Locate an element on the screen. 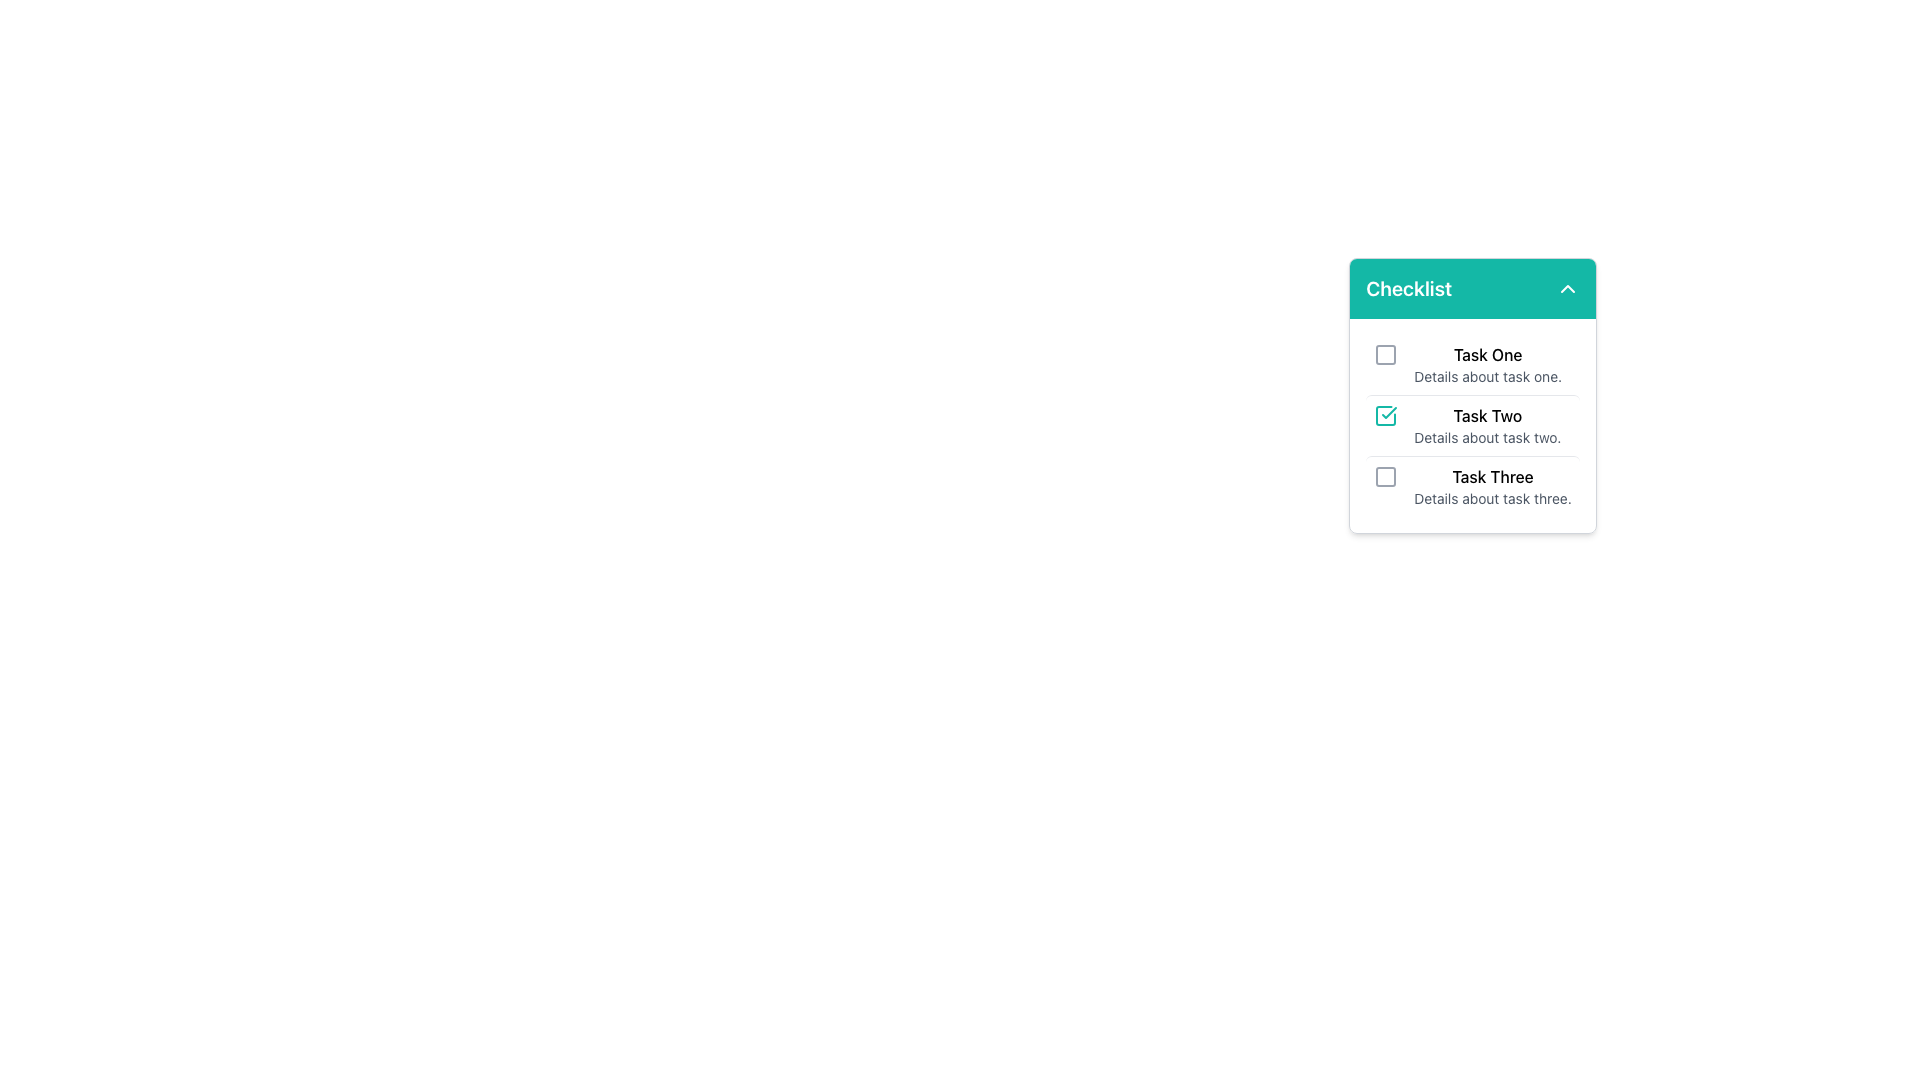 The width and height of the screenshot is (1920, 1080). the text label that serves as the title for the first task in the checklist, located at the top left of the first listed item, above the text 'Details about task one.' is located at coordinates (1488, 353).